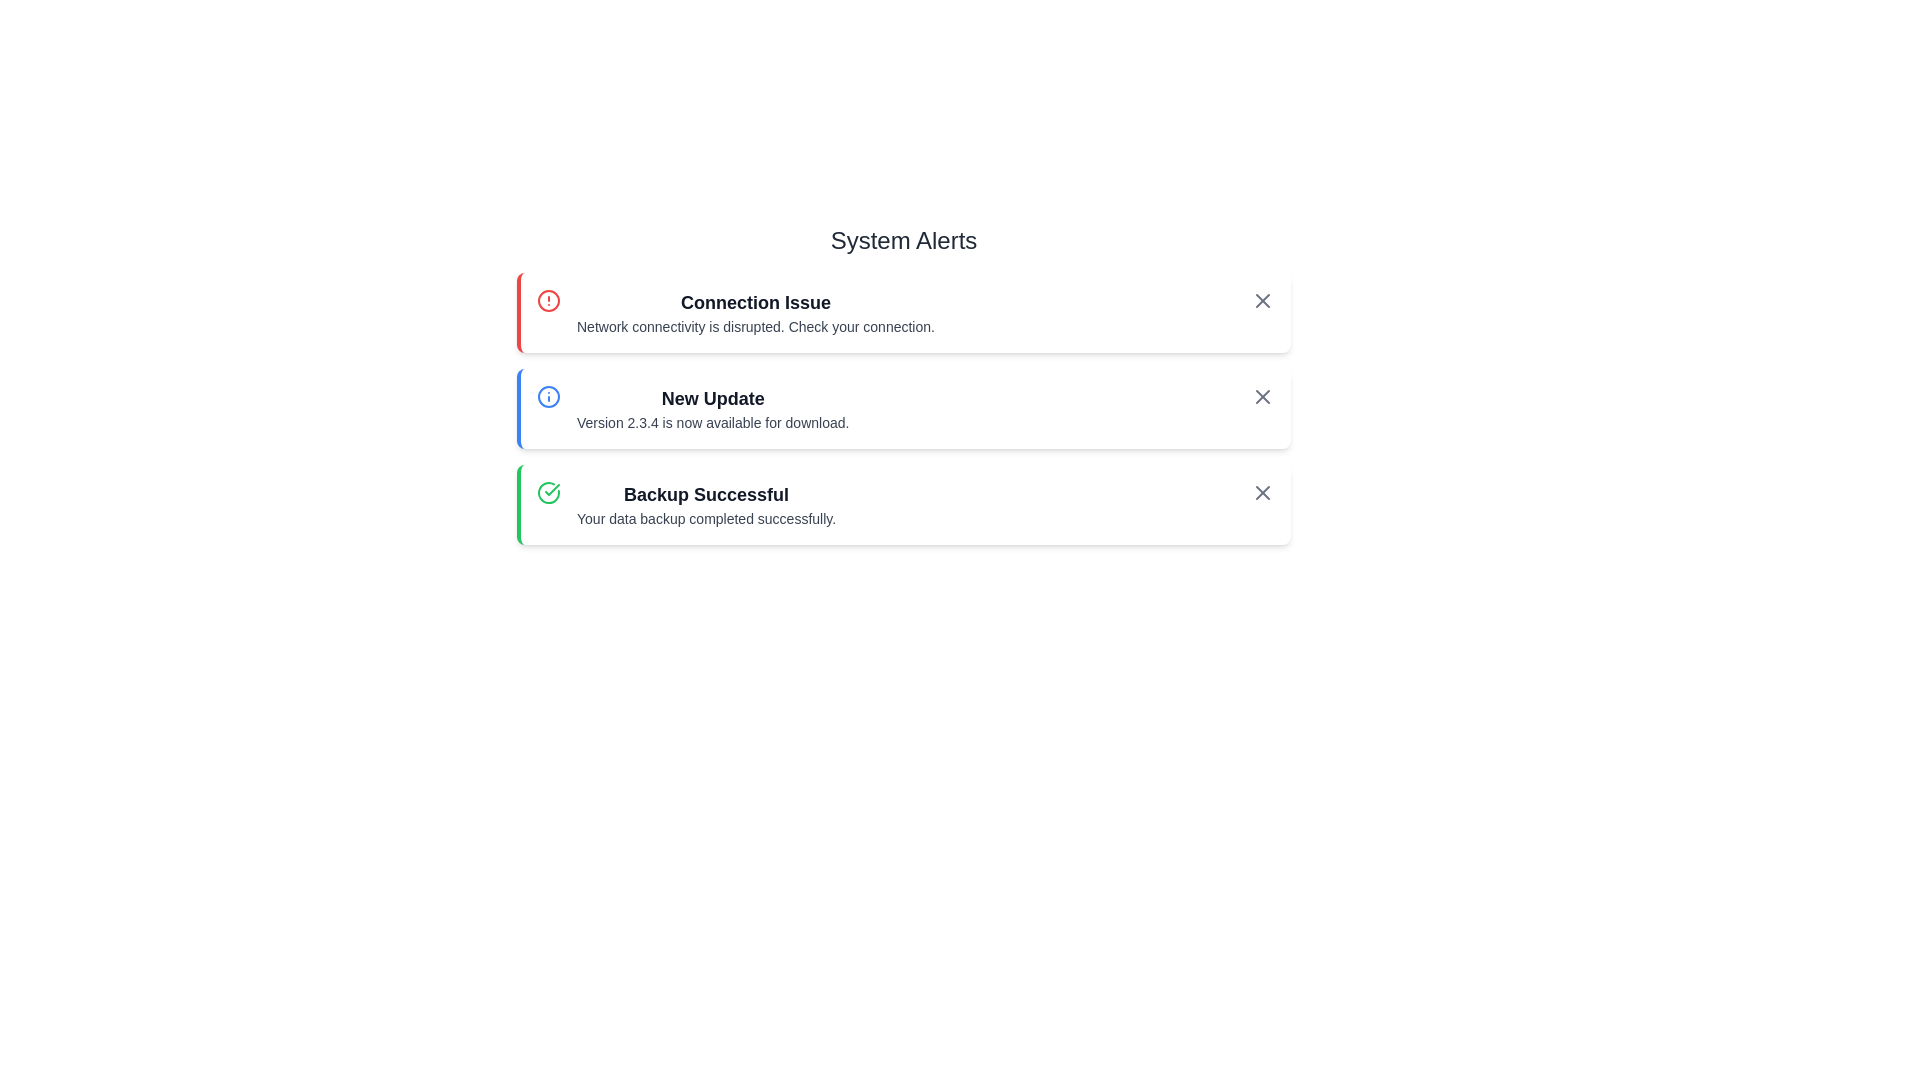  Describe the element at coordinates (902, 407) in the screenshot. I see `the composite component displaying system alerts, which is structured in a vertical grid list beneath the title 'System Alerts'` at that location.